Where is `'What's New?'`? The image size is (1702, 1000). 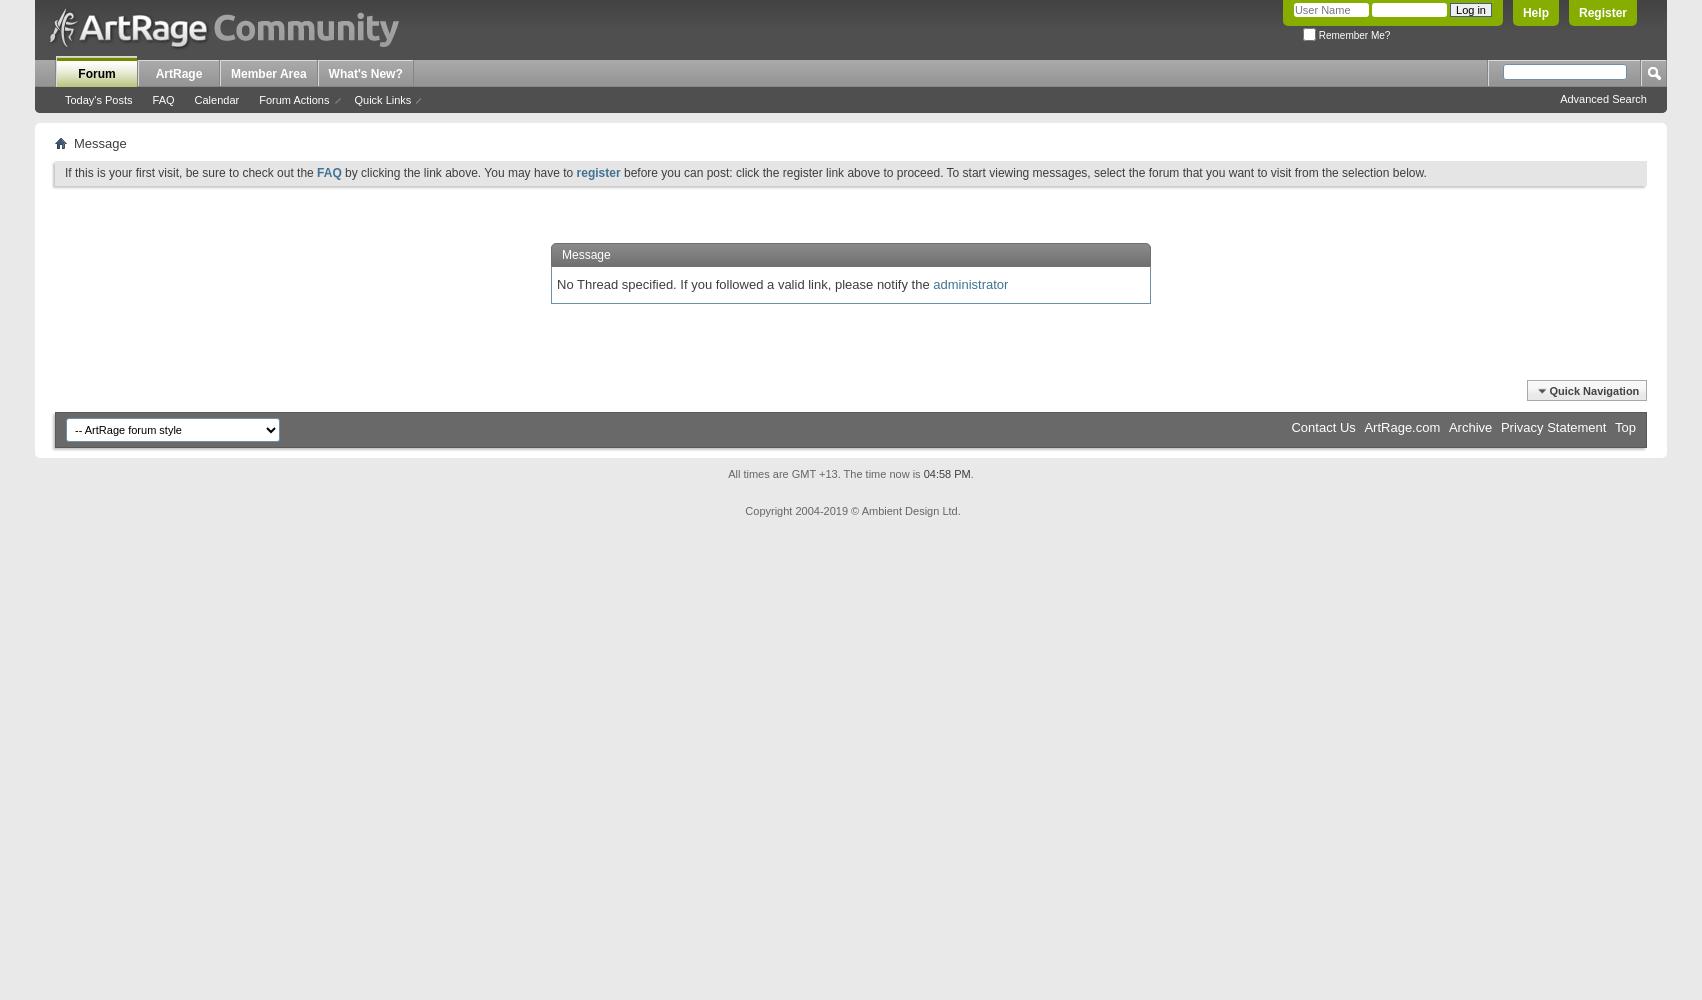 'What's New?' is located at coordinates (365, 73).